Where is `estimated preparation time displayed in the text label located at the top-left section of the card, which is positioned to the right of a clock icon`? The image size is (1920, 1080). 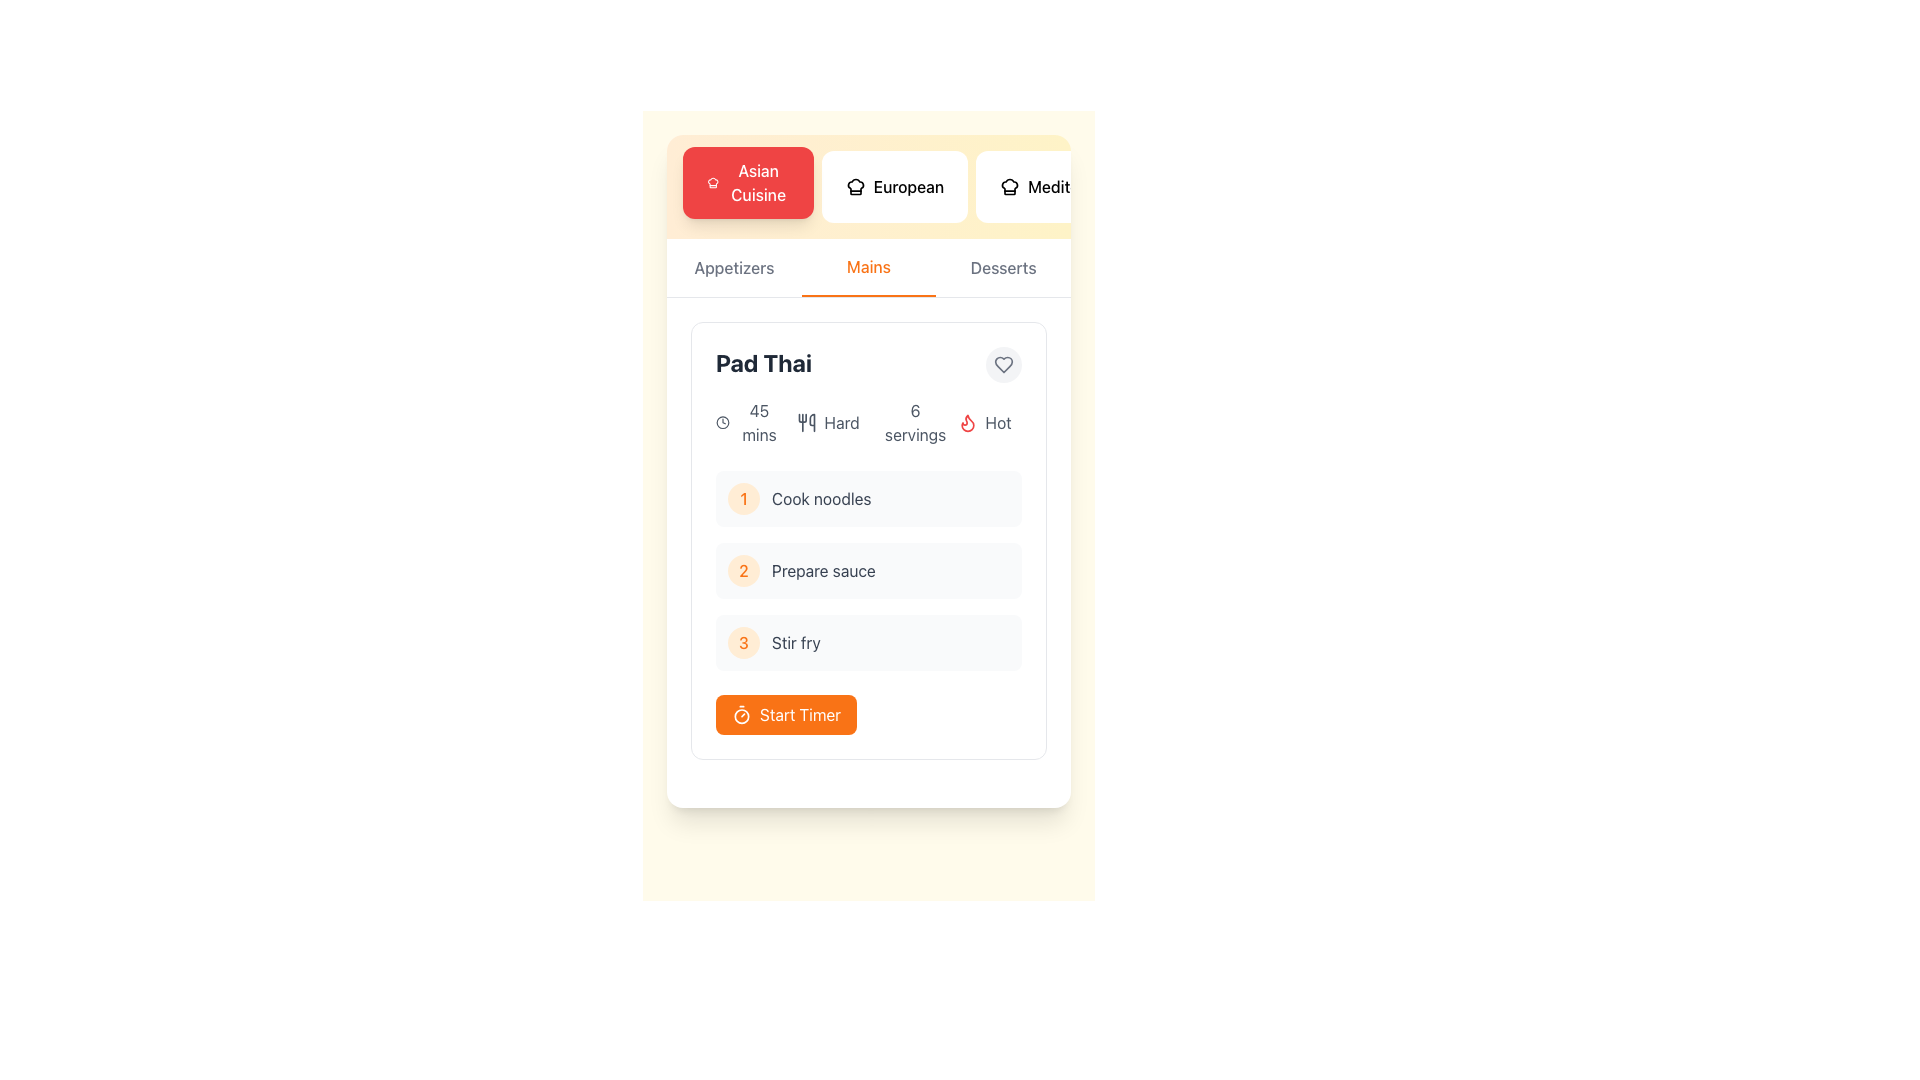
estimated preparation time displayed in the text label located at the top-left section of the card, which is positioned to the right of a clock icon is located at coordinates (758, 422).